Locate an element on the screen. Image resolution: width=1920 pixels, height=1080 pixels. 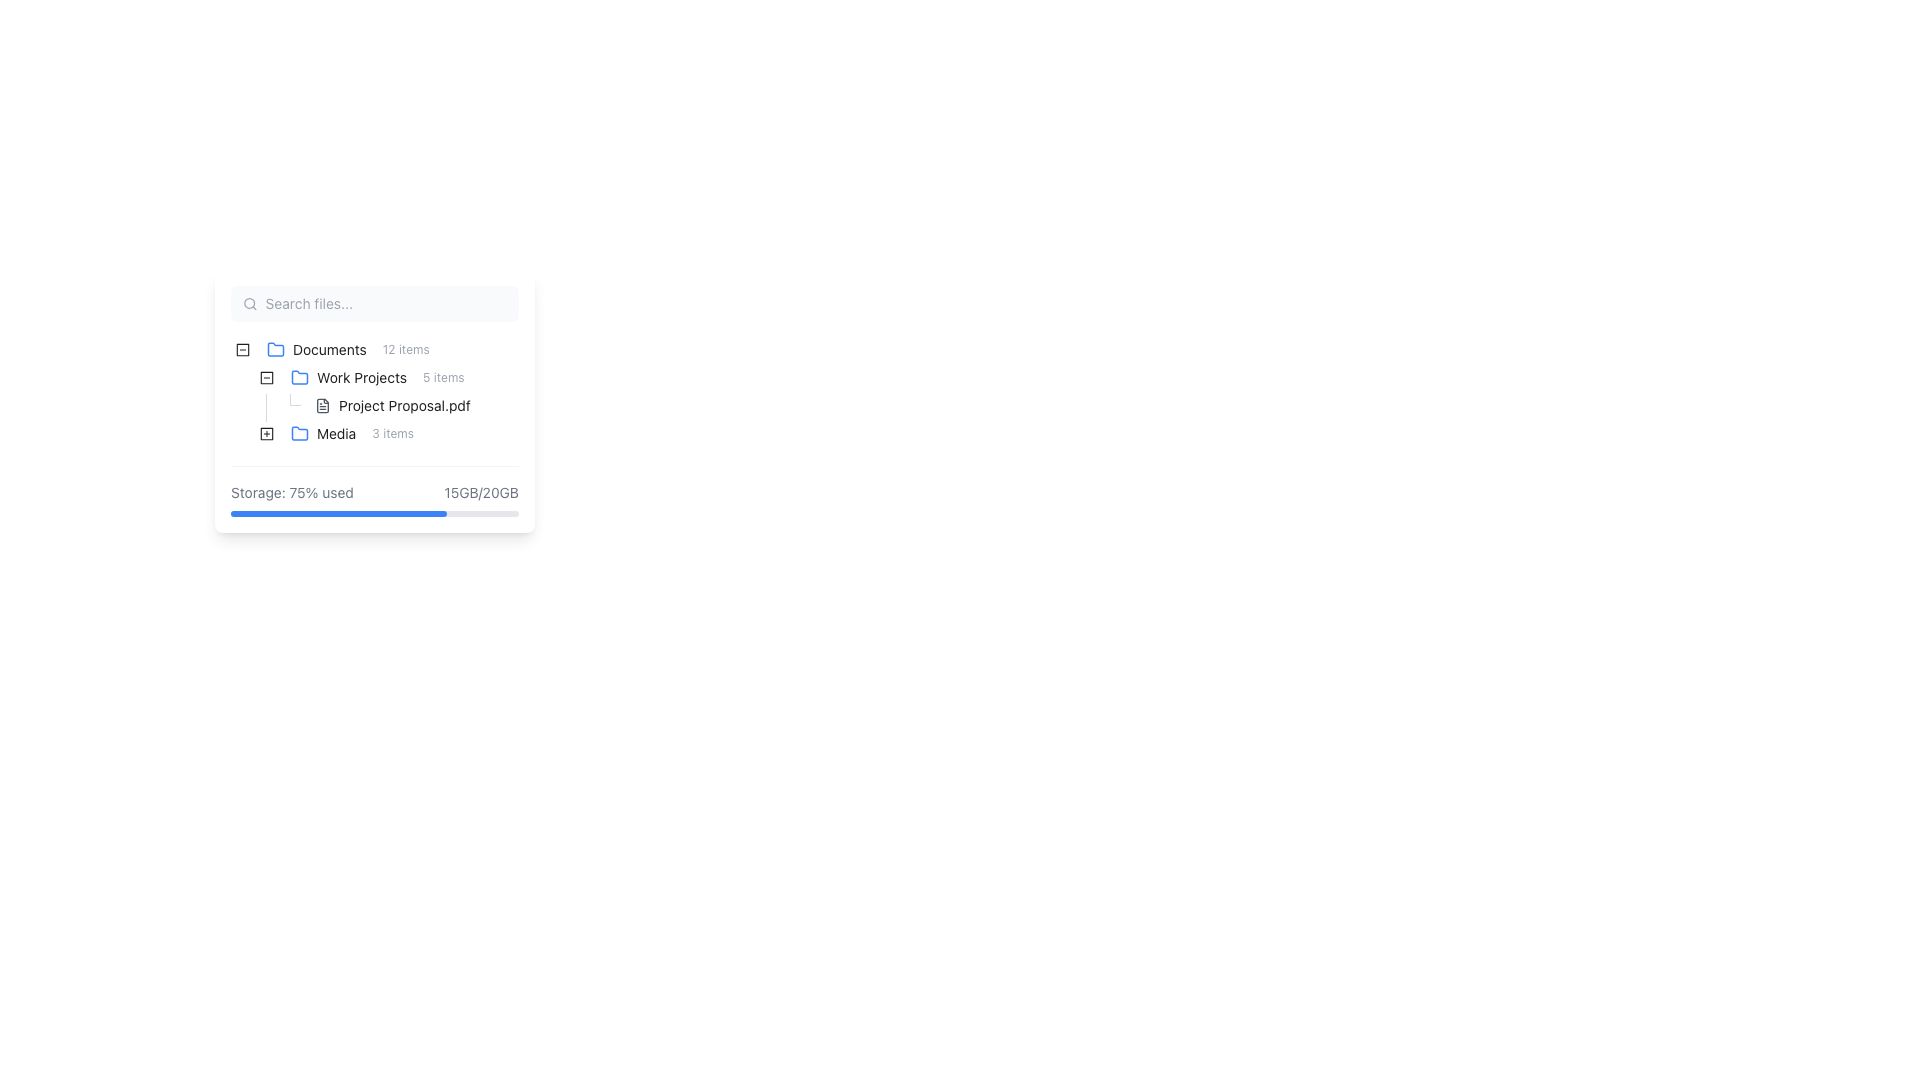
the document icon representing a file labeled 'Project Proposal.pdf' is located at coordinates (322, 405).